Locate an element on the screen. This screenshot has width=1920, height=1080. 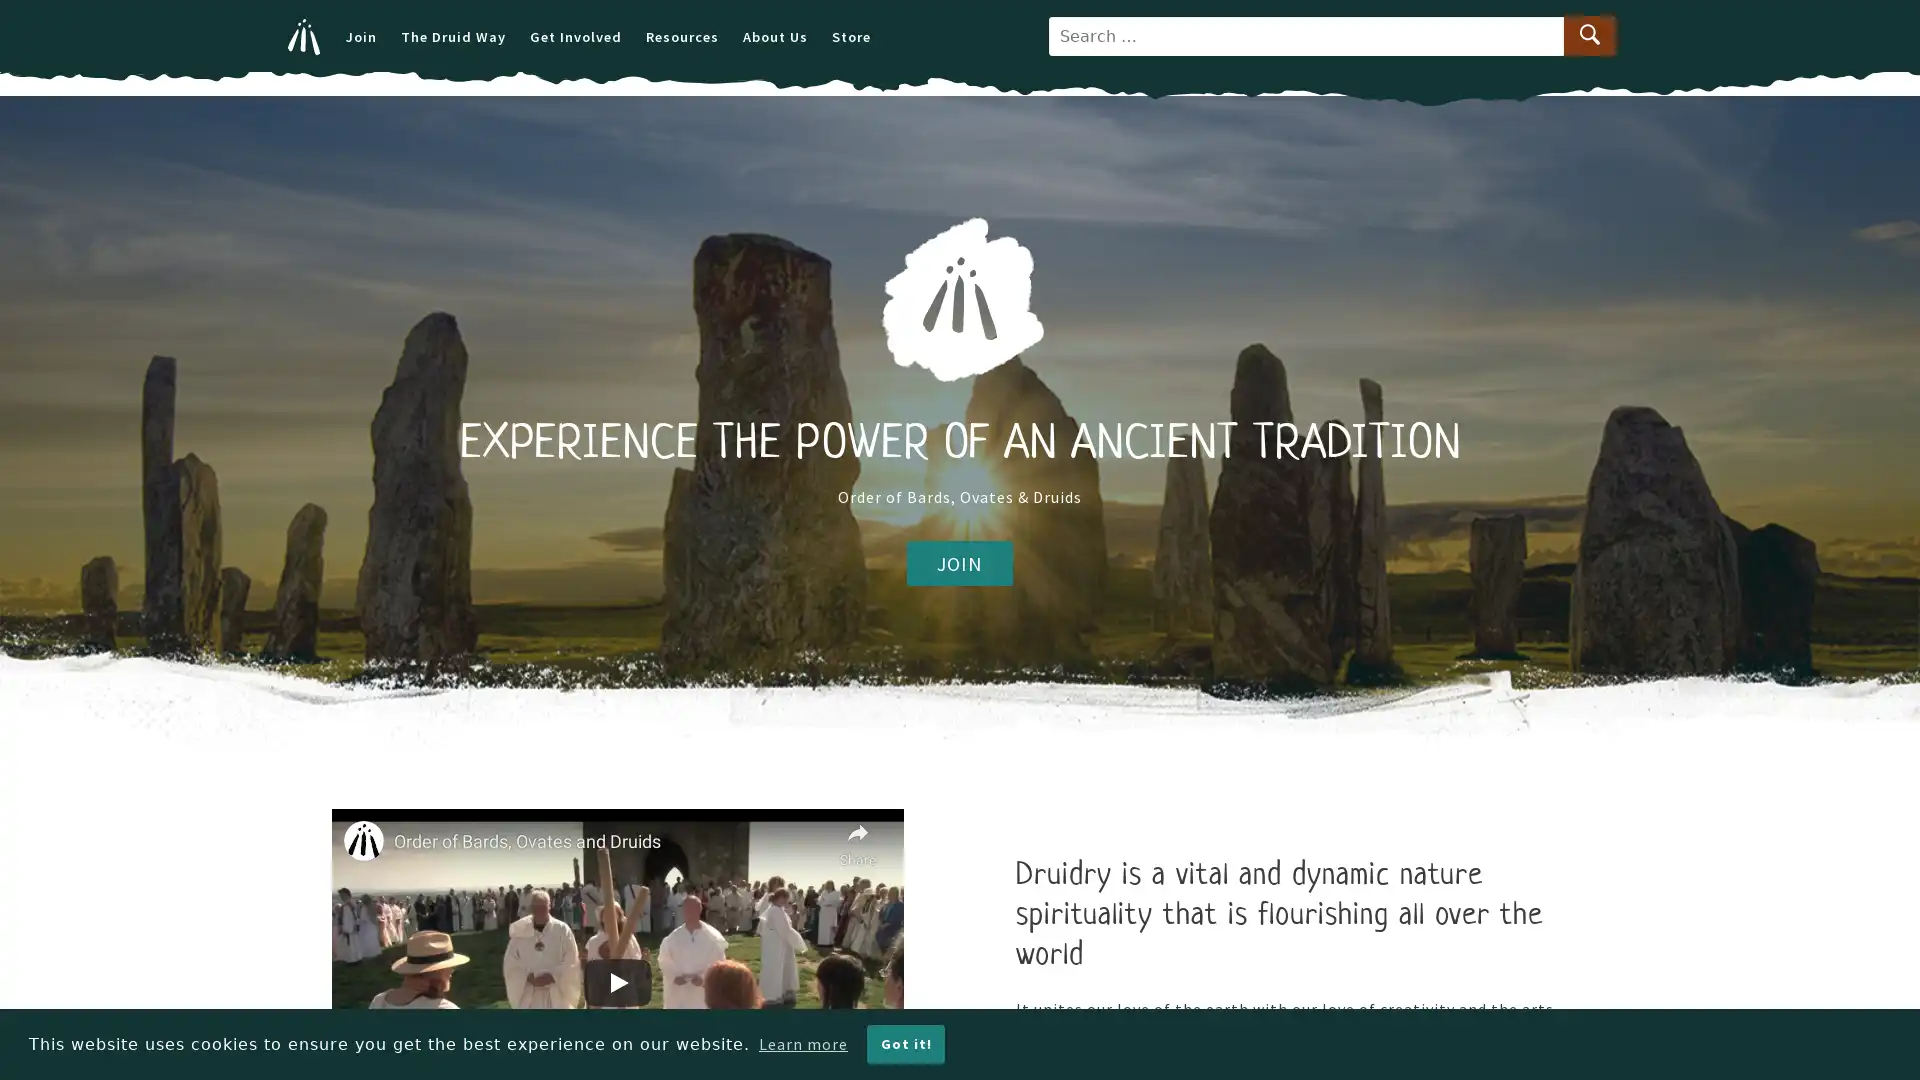
dismiss cookie message is located at coordinates (905, 1043).